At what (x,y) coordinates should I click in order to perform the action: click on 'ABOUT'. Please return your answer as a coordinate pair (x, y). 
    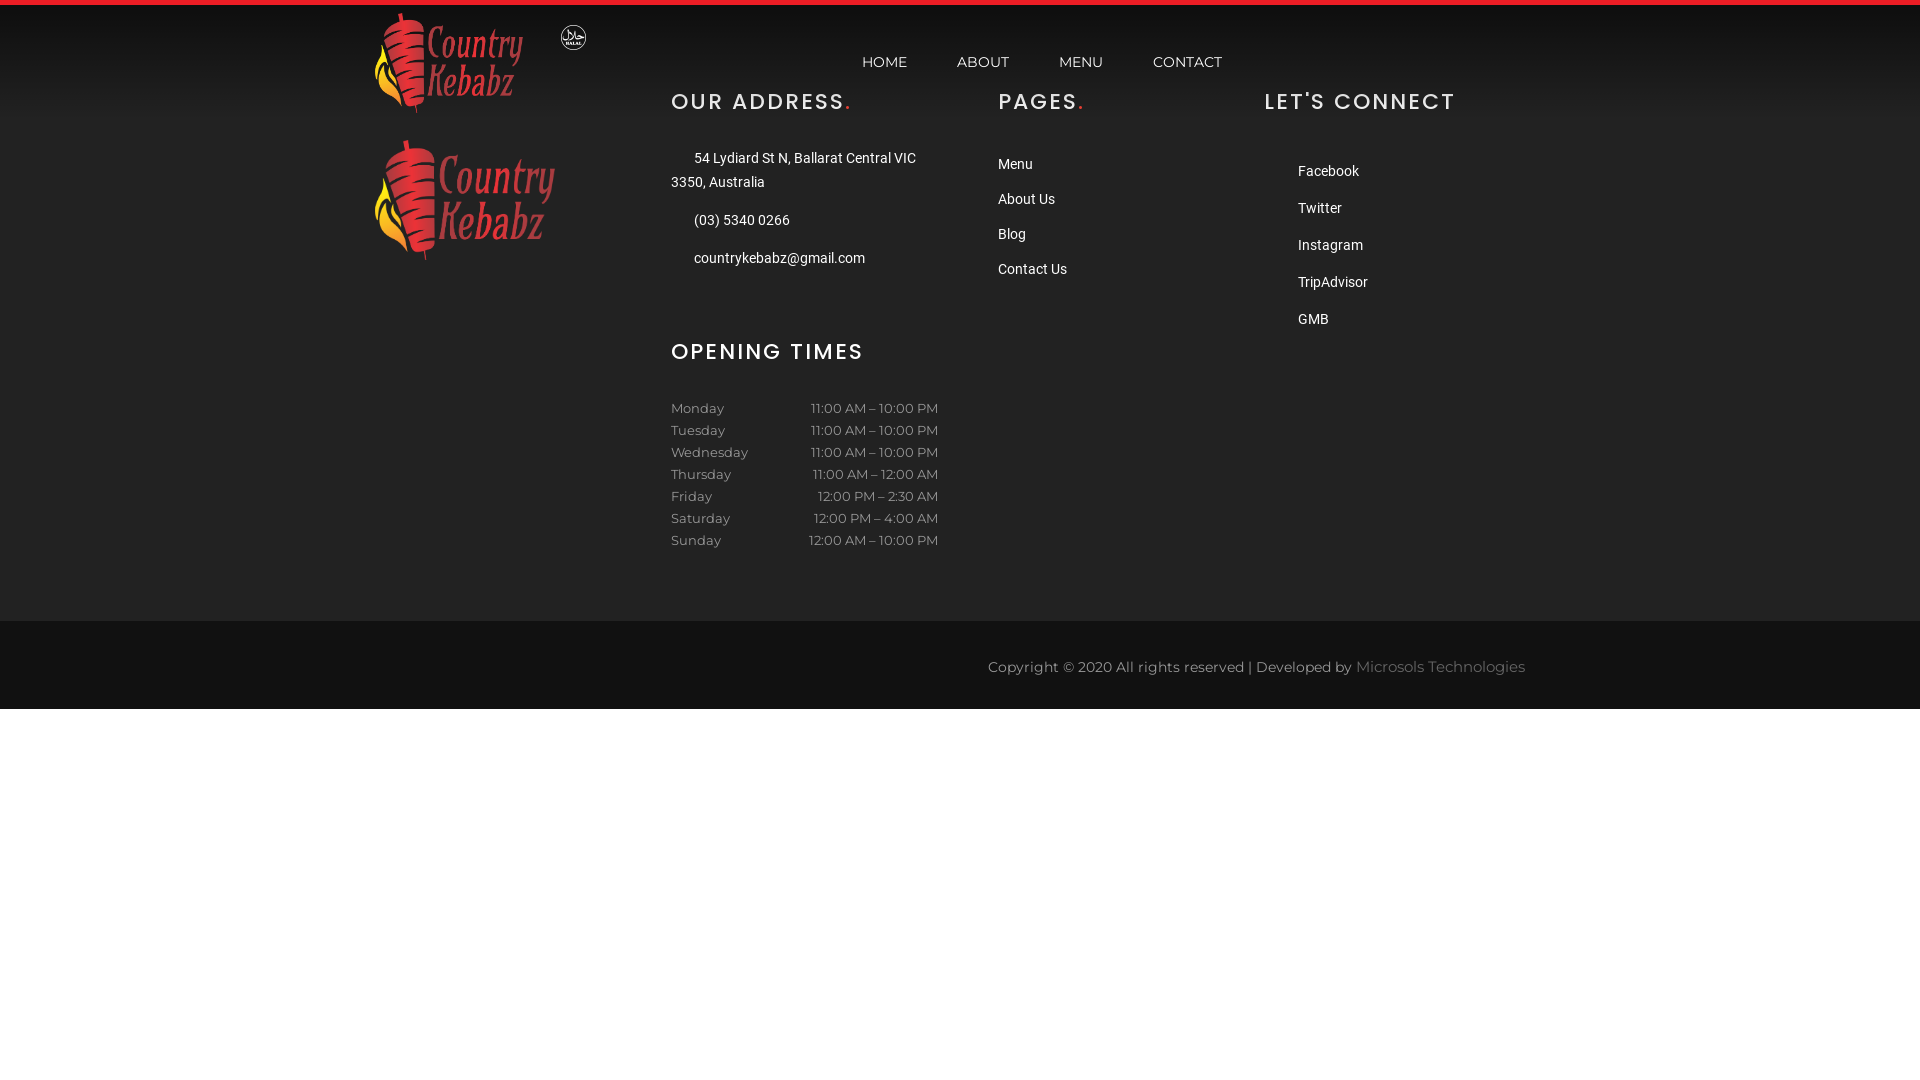
    Looking at the image, I should click on (940, 61).